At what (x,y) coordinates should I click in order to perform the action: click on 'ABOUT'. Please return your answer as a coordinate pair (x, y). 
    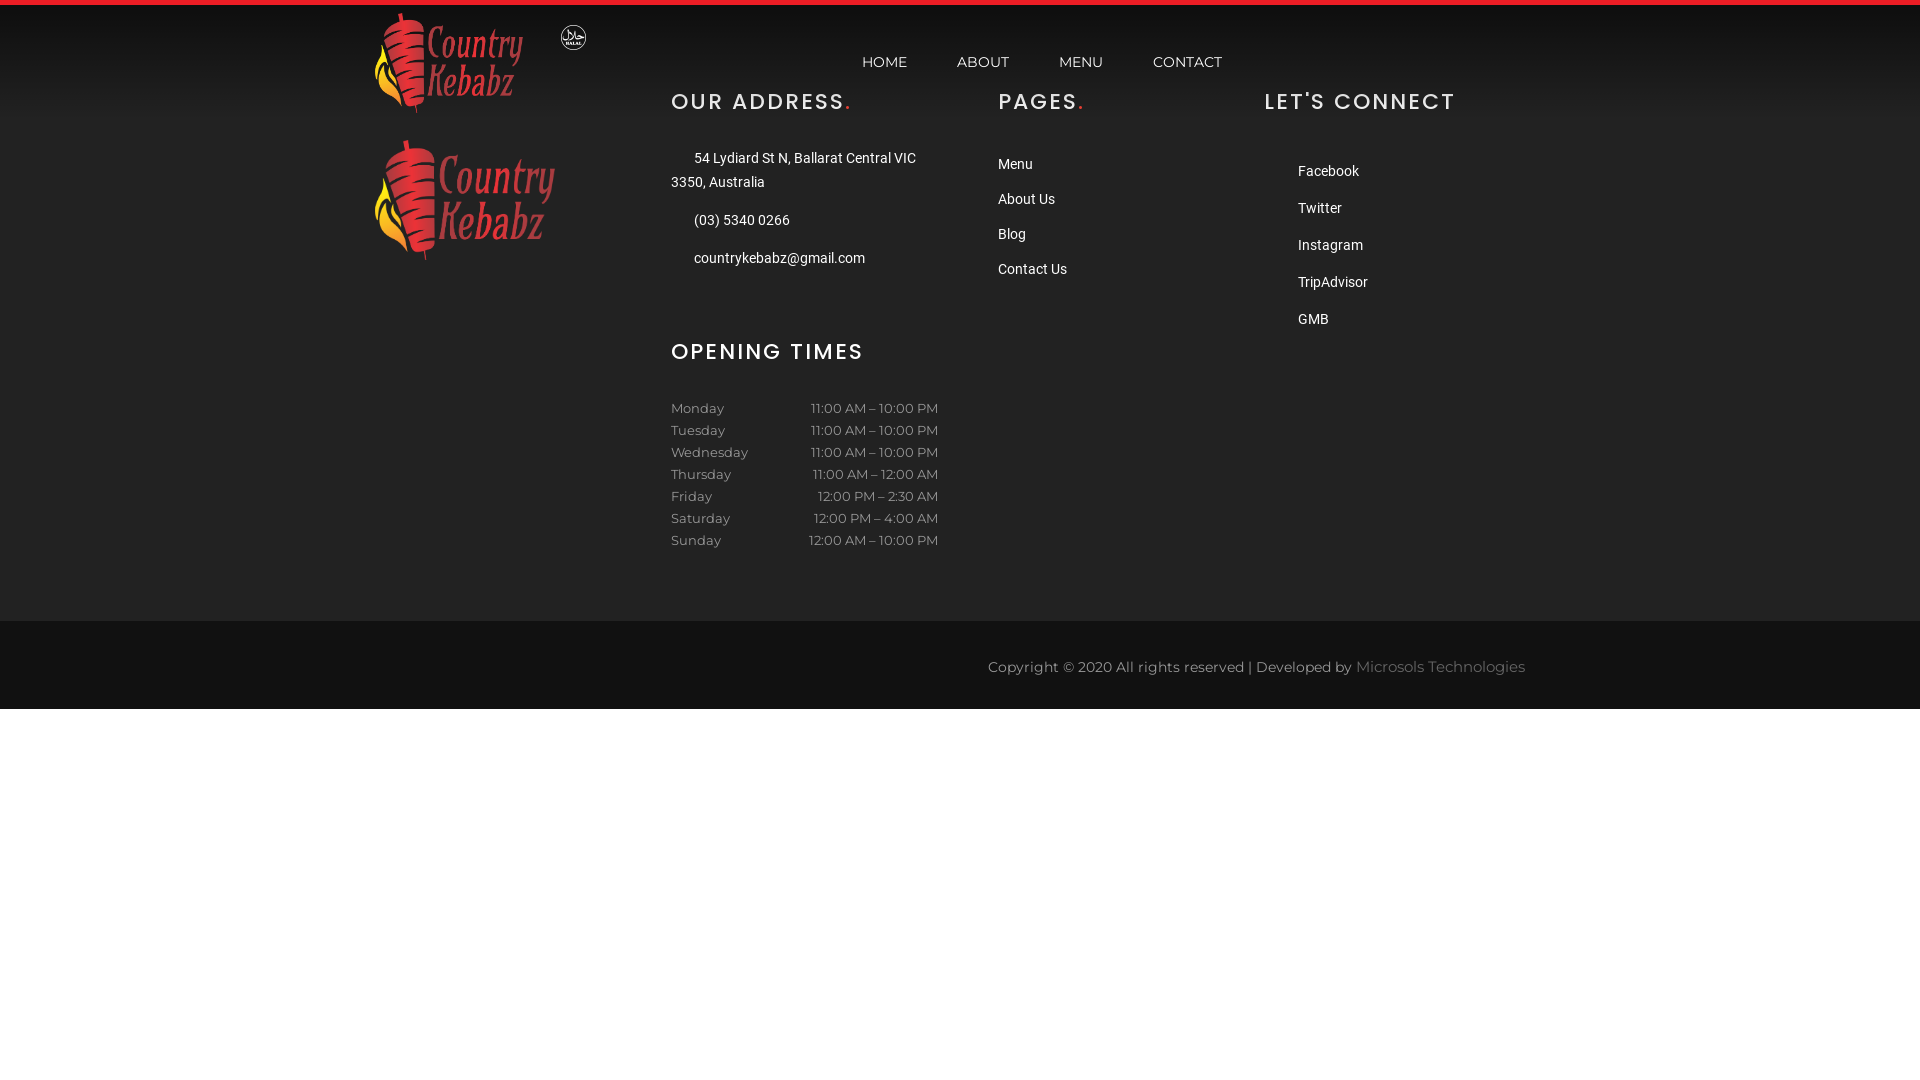
    Looking at the image, I should click on (940, 61).